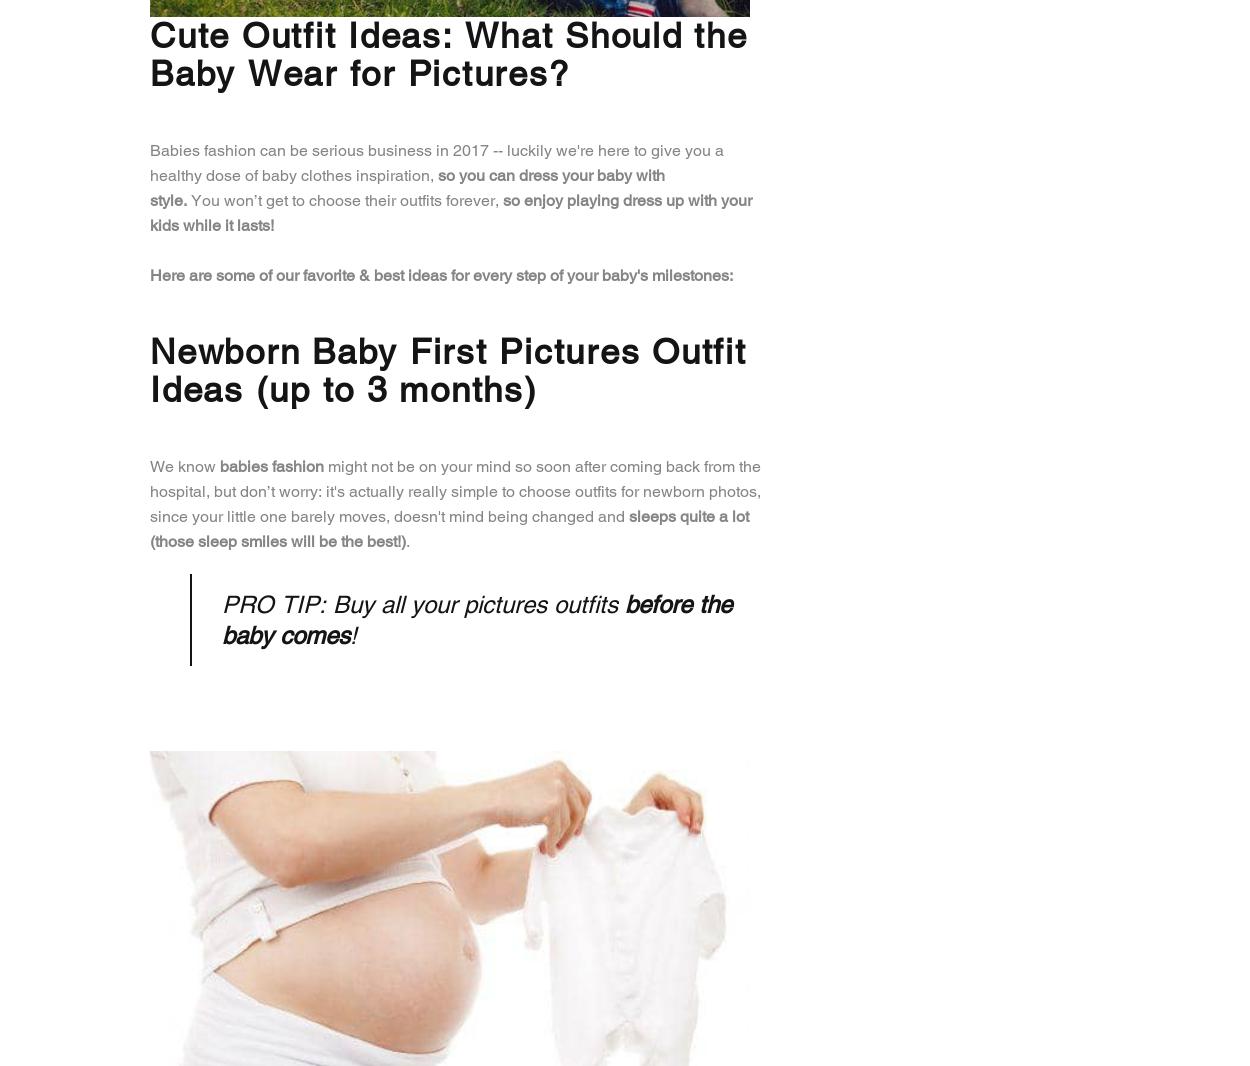 The width and height of the screenshot is (1250, 1066). What do you see at coordinates (447, 369) in the screenshot?
I see `'Newborn Baby First Pictures Outfit Ideas (up to 3 months)'` at bounding box center [447, 369].